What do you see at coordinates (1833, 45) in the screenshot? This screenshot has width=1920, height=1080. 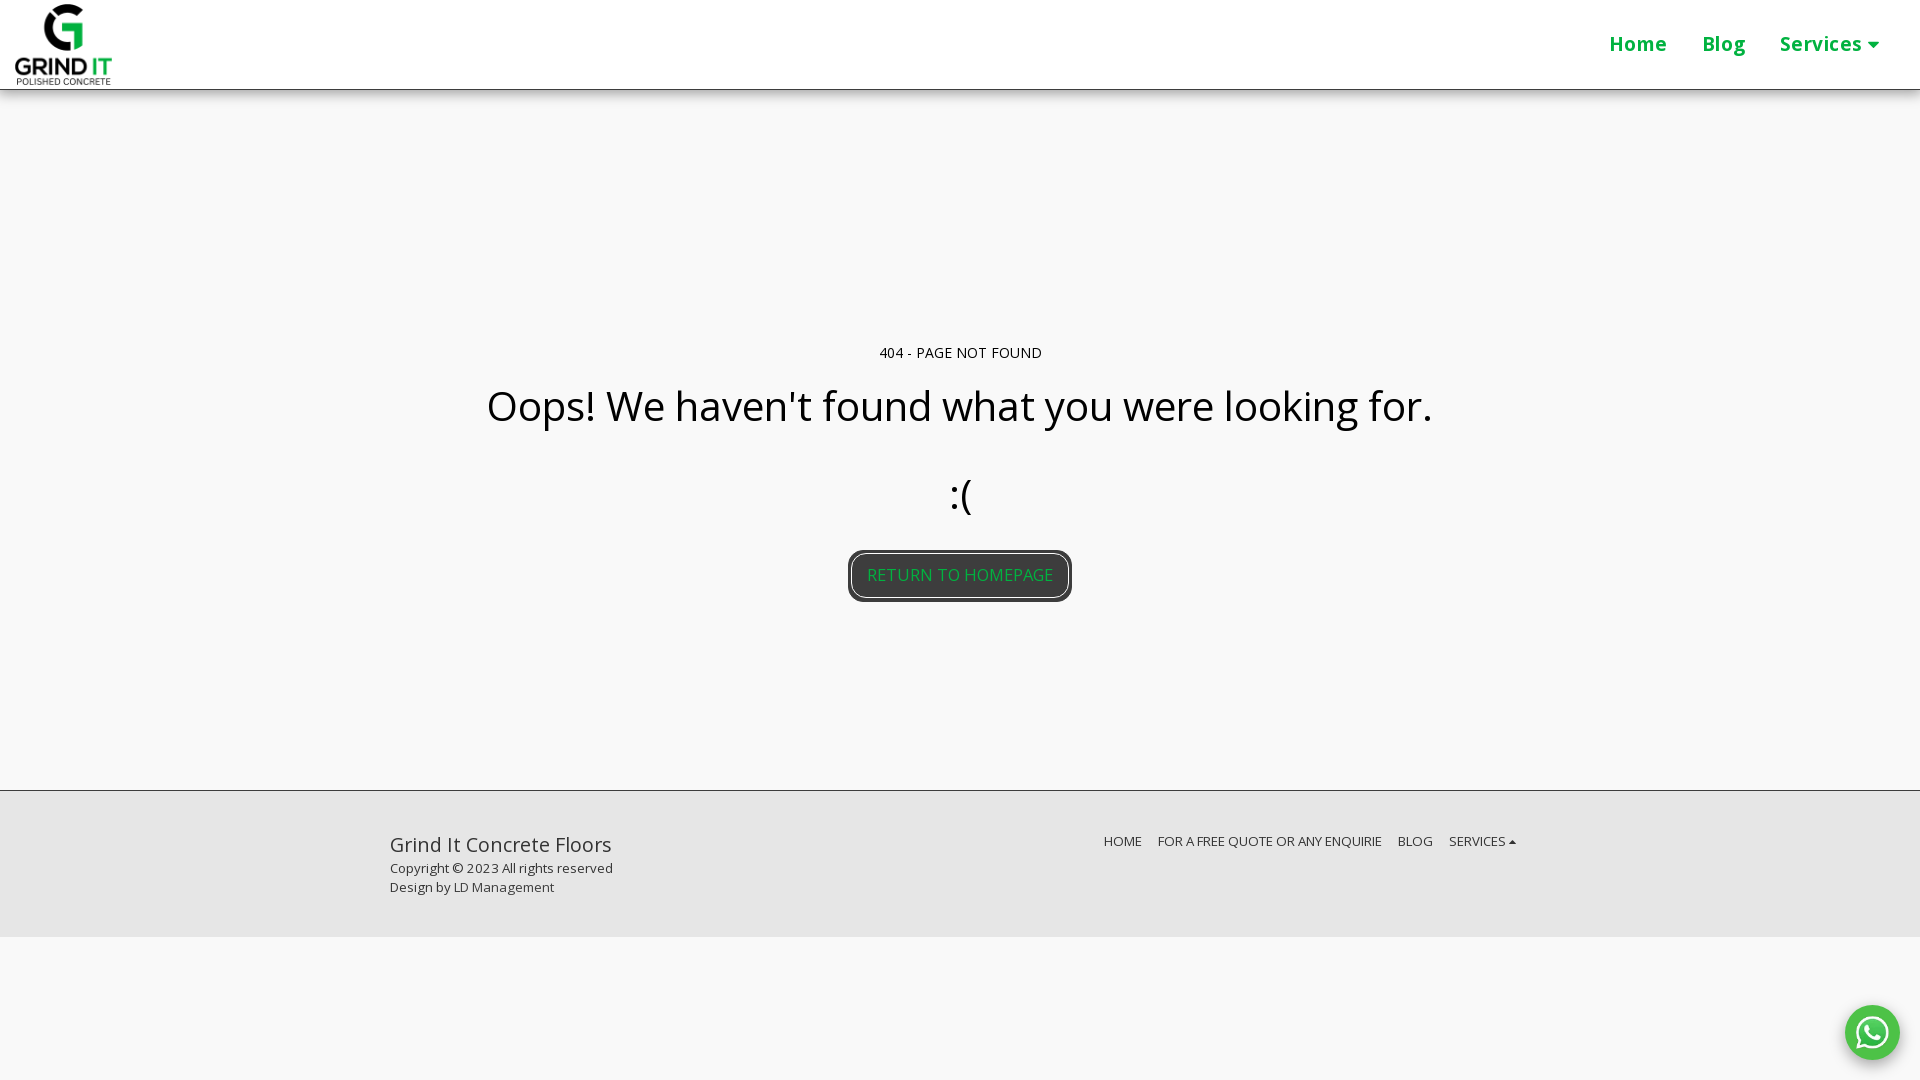 I see `'Services  '` at bounding box center [1833, 45].